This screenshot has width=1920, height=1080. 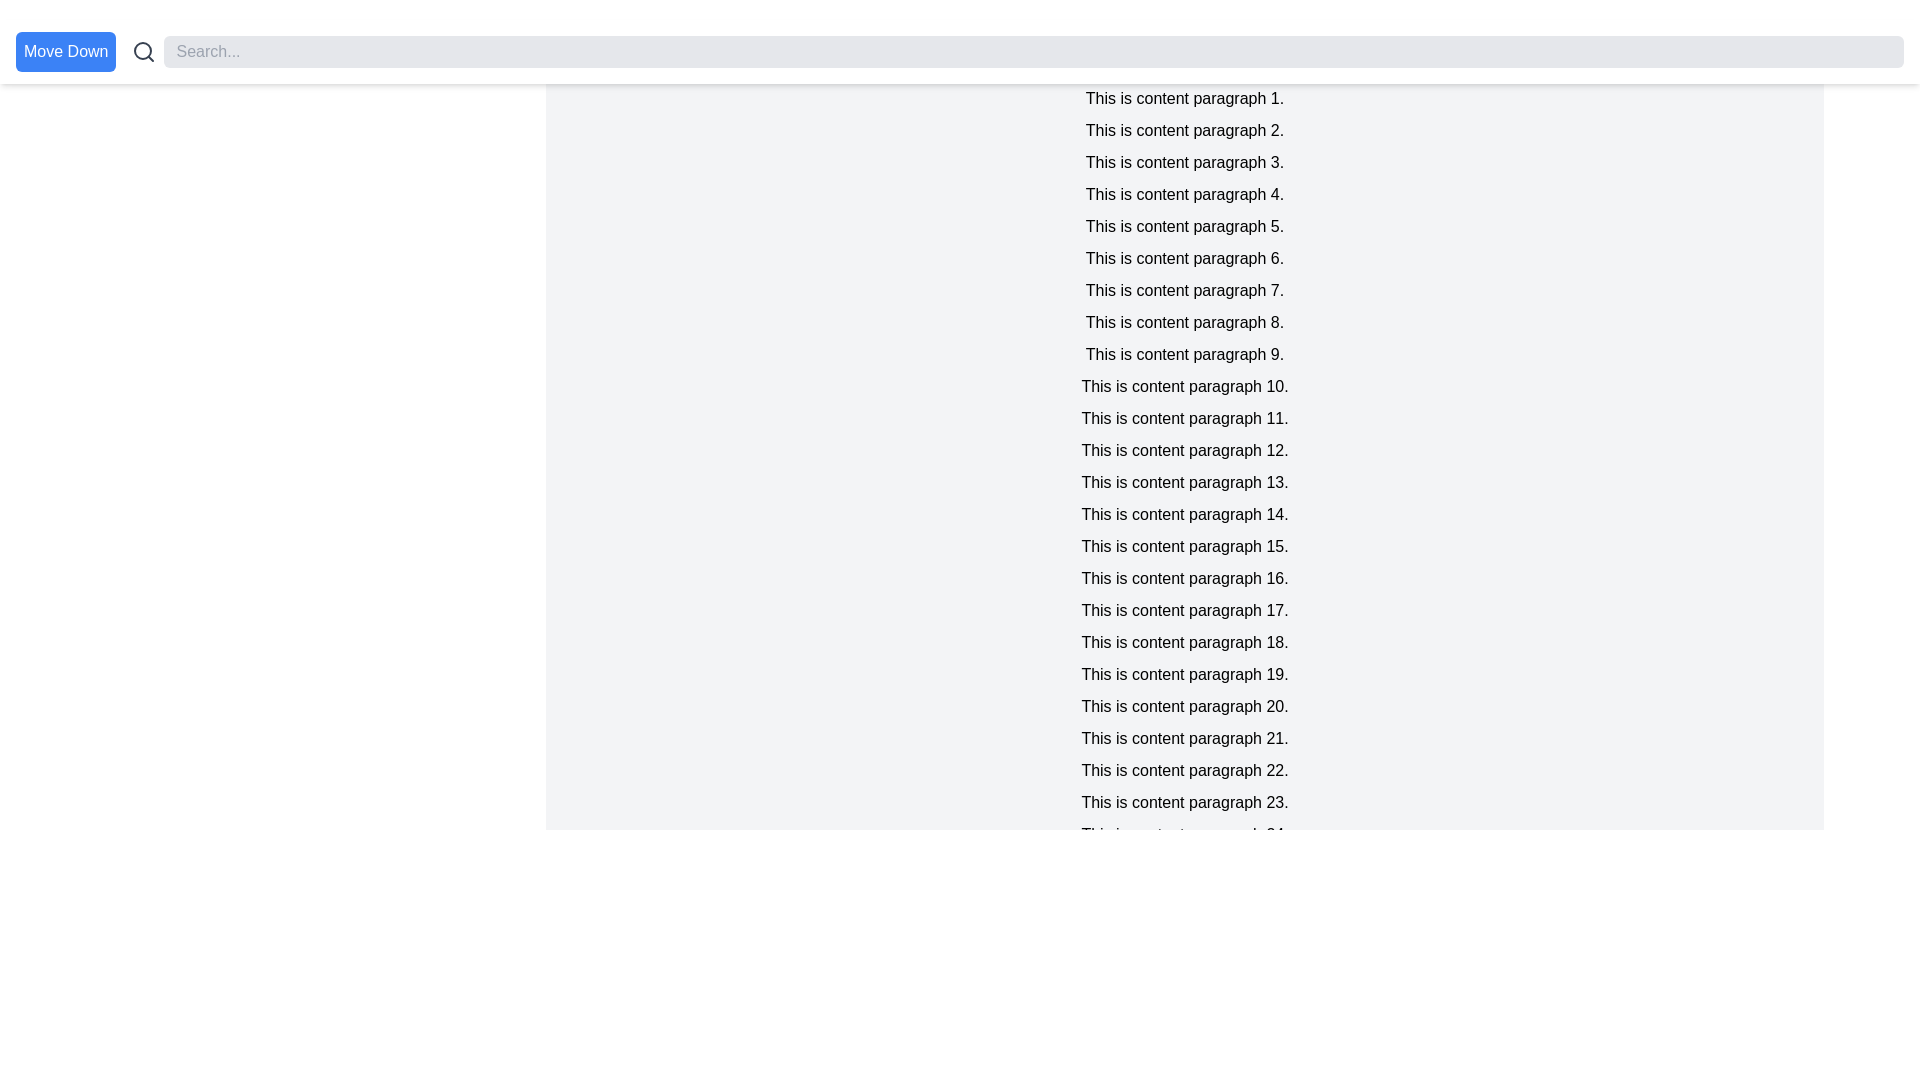 I want to click on the sixth paragraph of the informational text content to select the text, so click(x=1185, y=257).